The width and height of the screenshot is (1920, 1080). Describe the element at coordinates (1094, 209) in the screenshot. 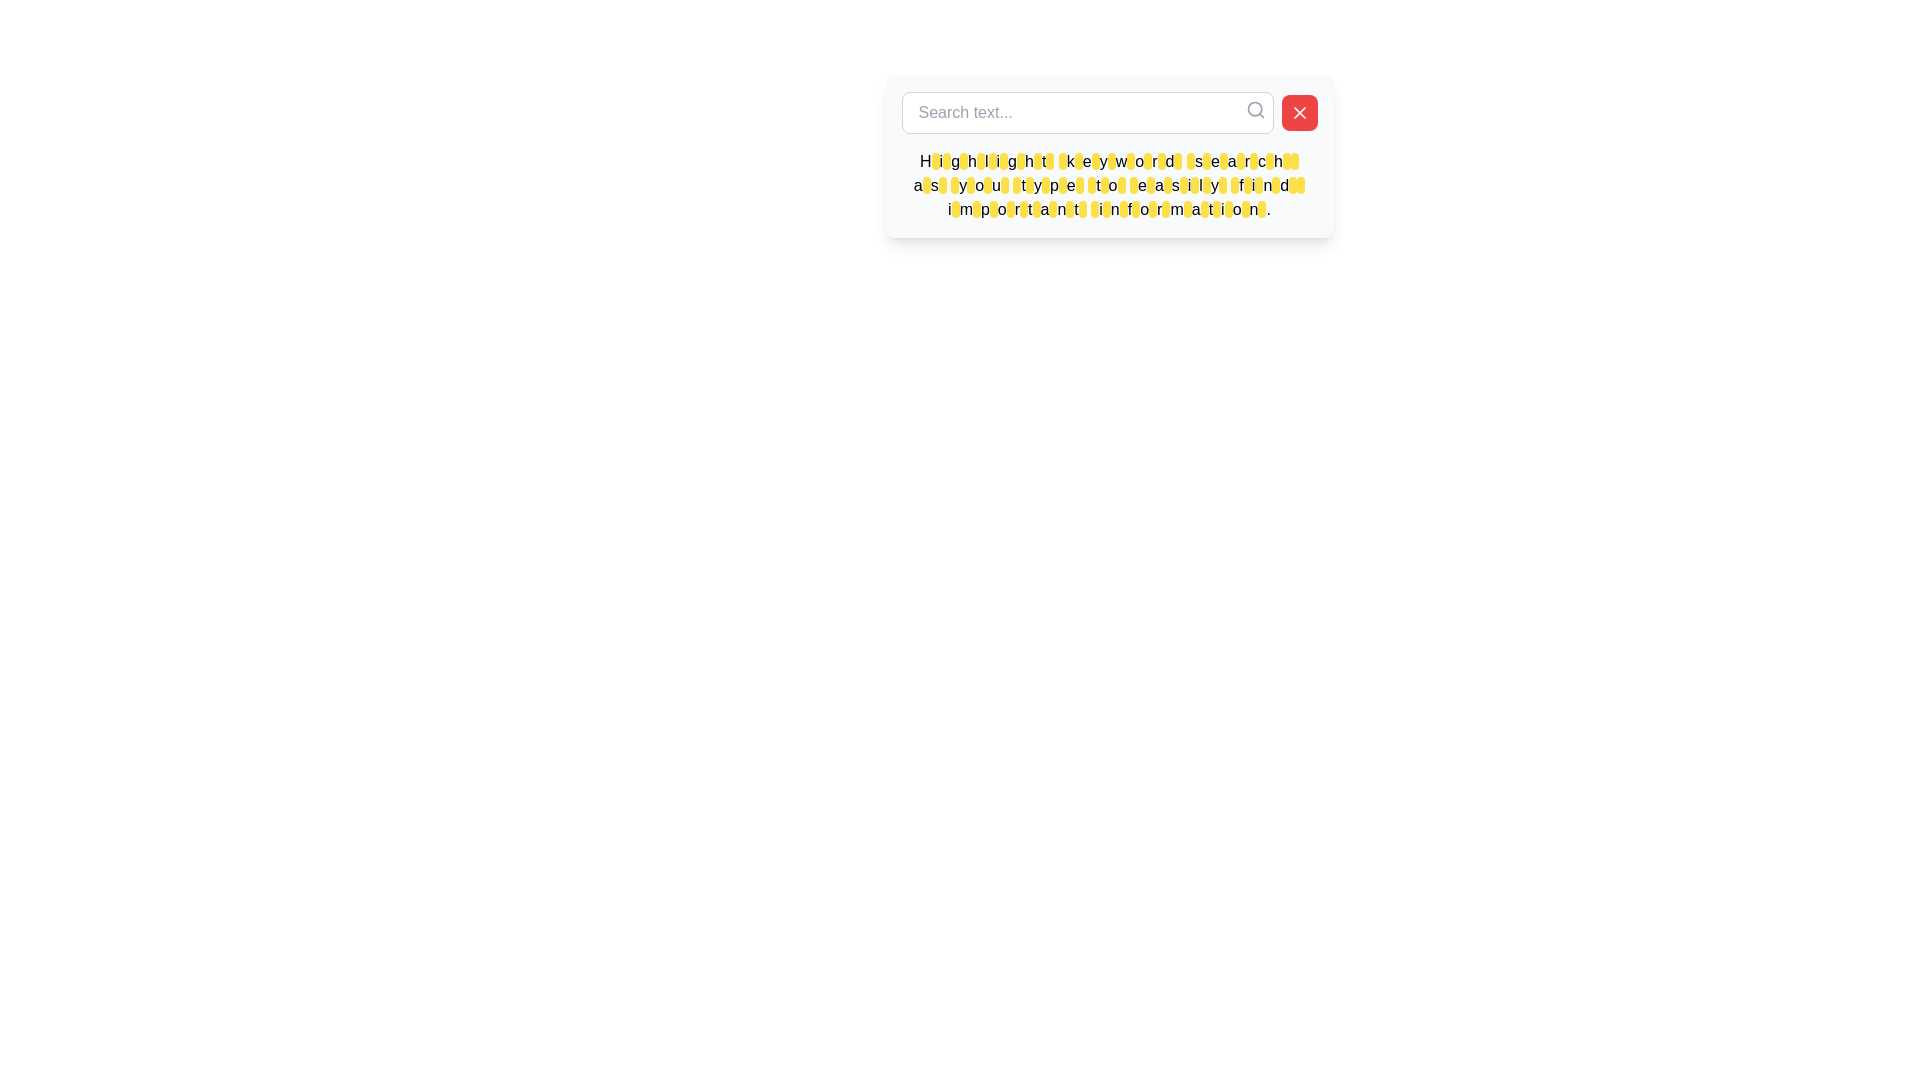

I see `the small, rectangular visual highlight with rounded corners and a yellow background, which is the eleventh highlight box from the left in the bottom row of highlighted words` at that location.